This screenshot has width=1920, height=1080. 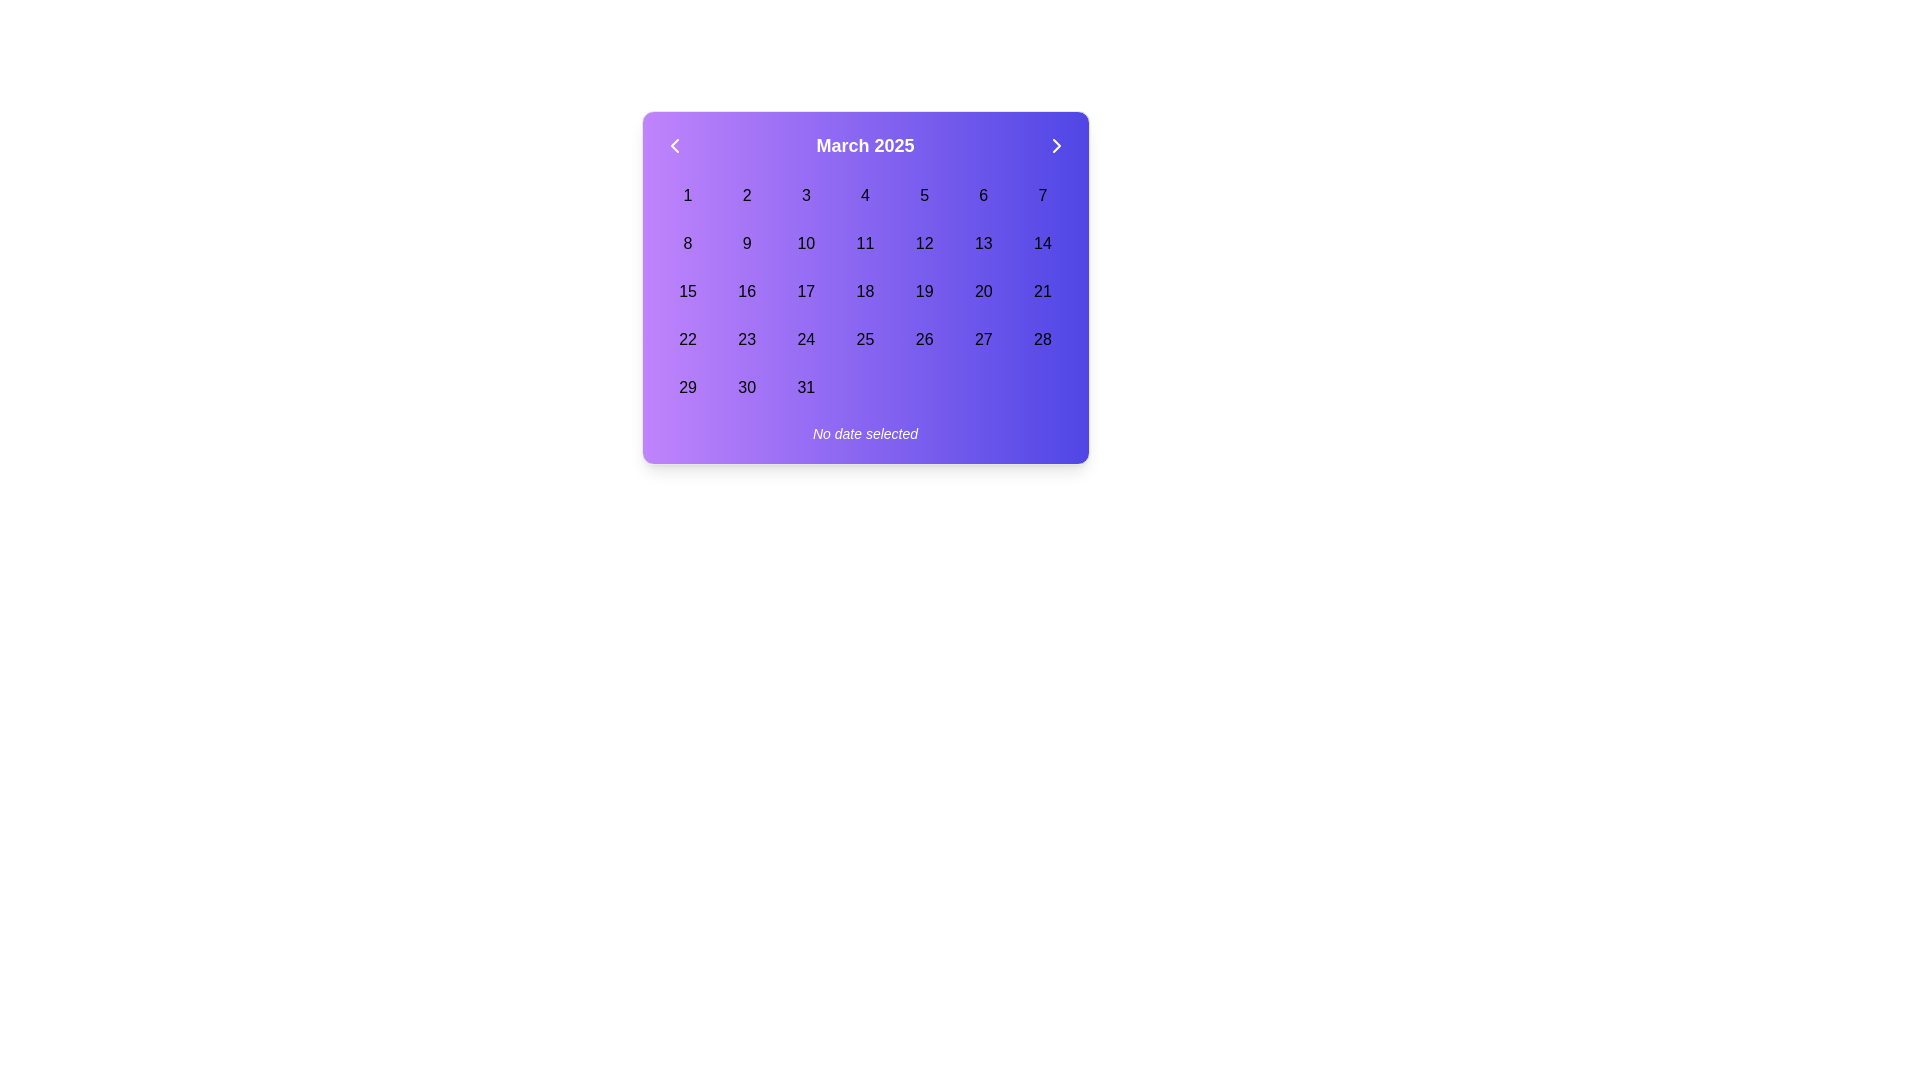 I want to click on the circular button displaying the number '20', so click(x=983, y=292).